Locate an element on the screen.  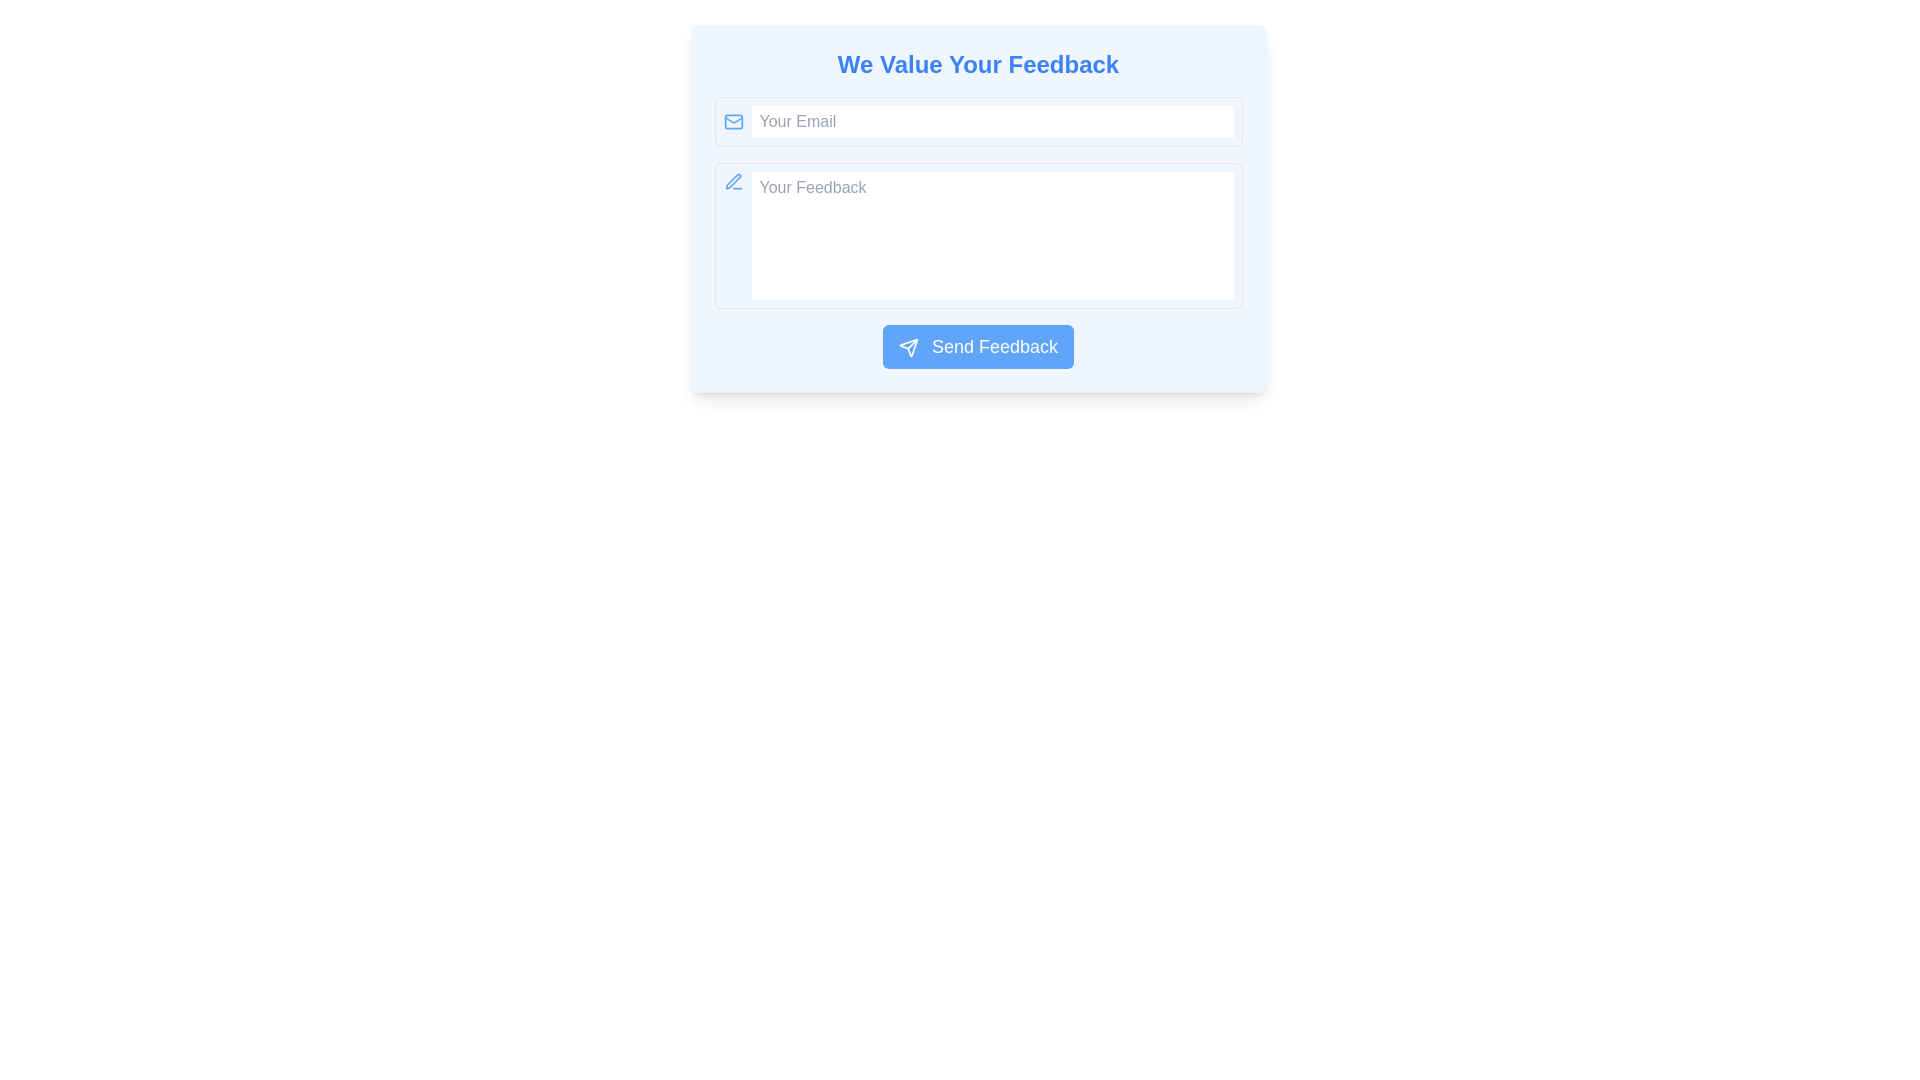
the tilted paper airplane icon, which is located to the left of the 'Send Feedback' button is located at coordinates (907, 347).